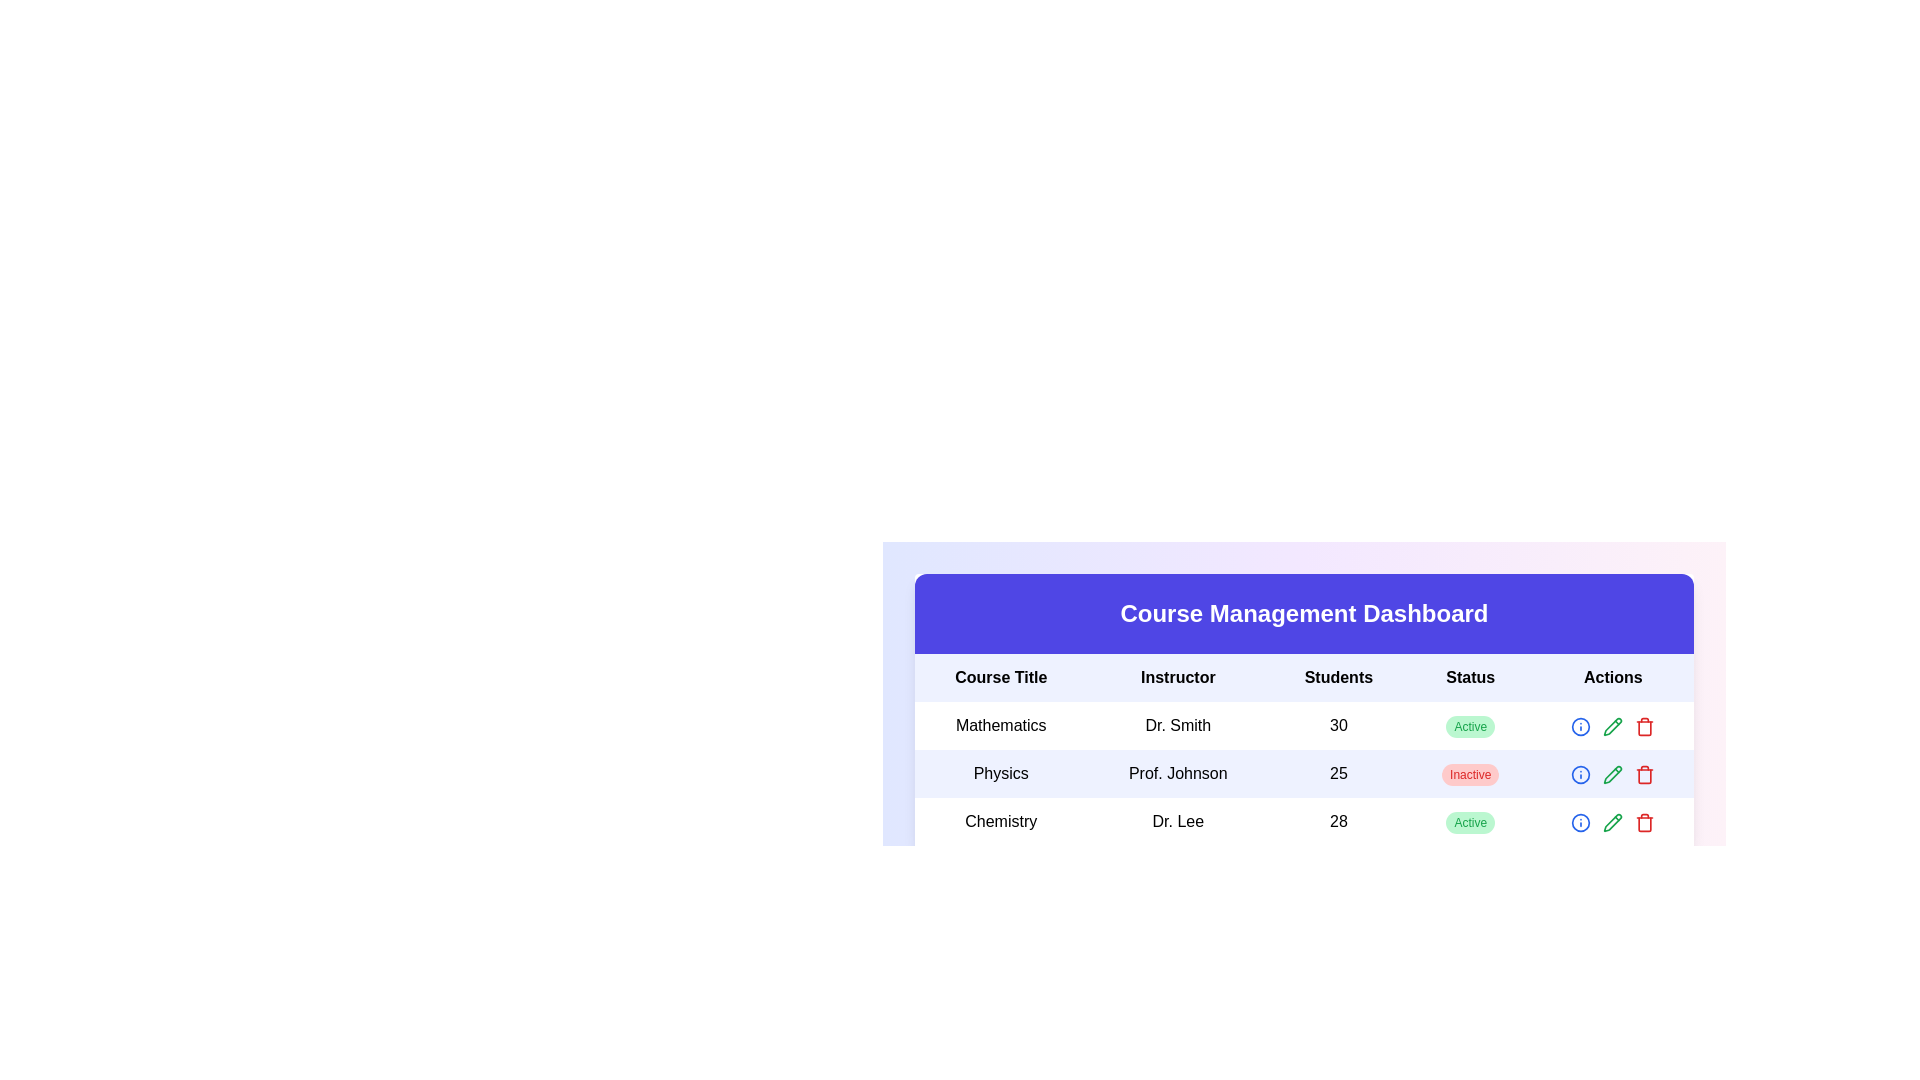  Describe the element at coordinates (1470, 822) in the screenshot. I see `the 'Active' status badge, which is a small oval-shaped badge with a green background located in the 'Status' column of the third row in the 'Course Management Dashboard'` at that location.